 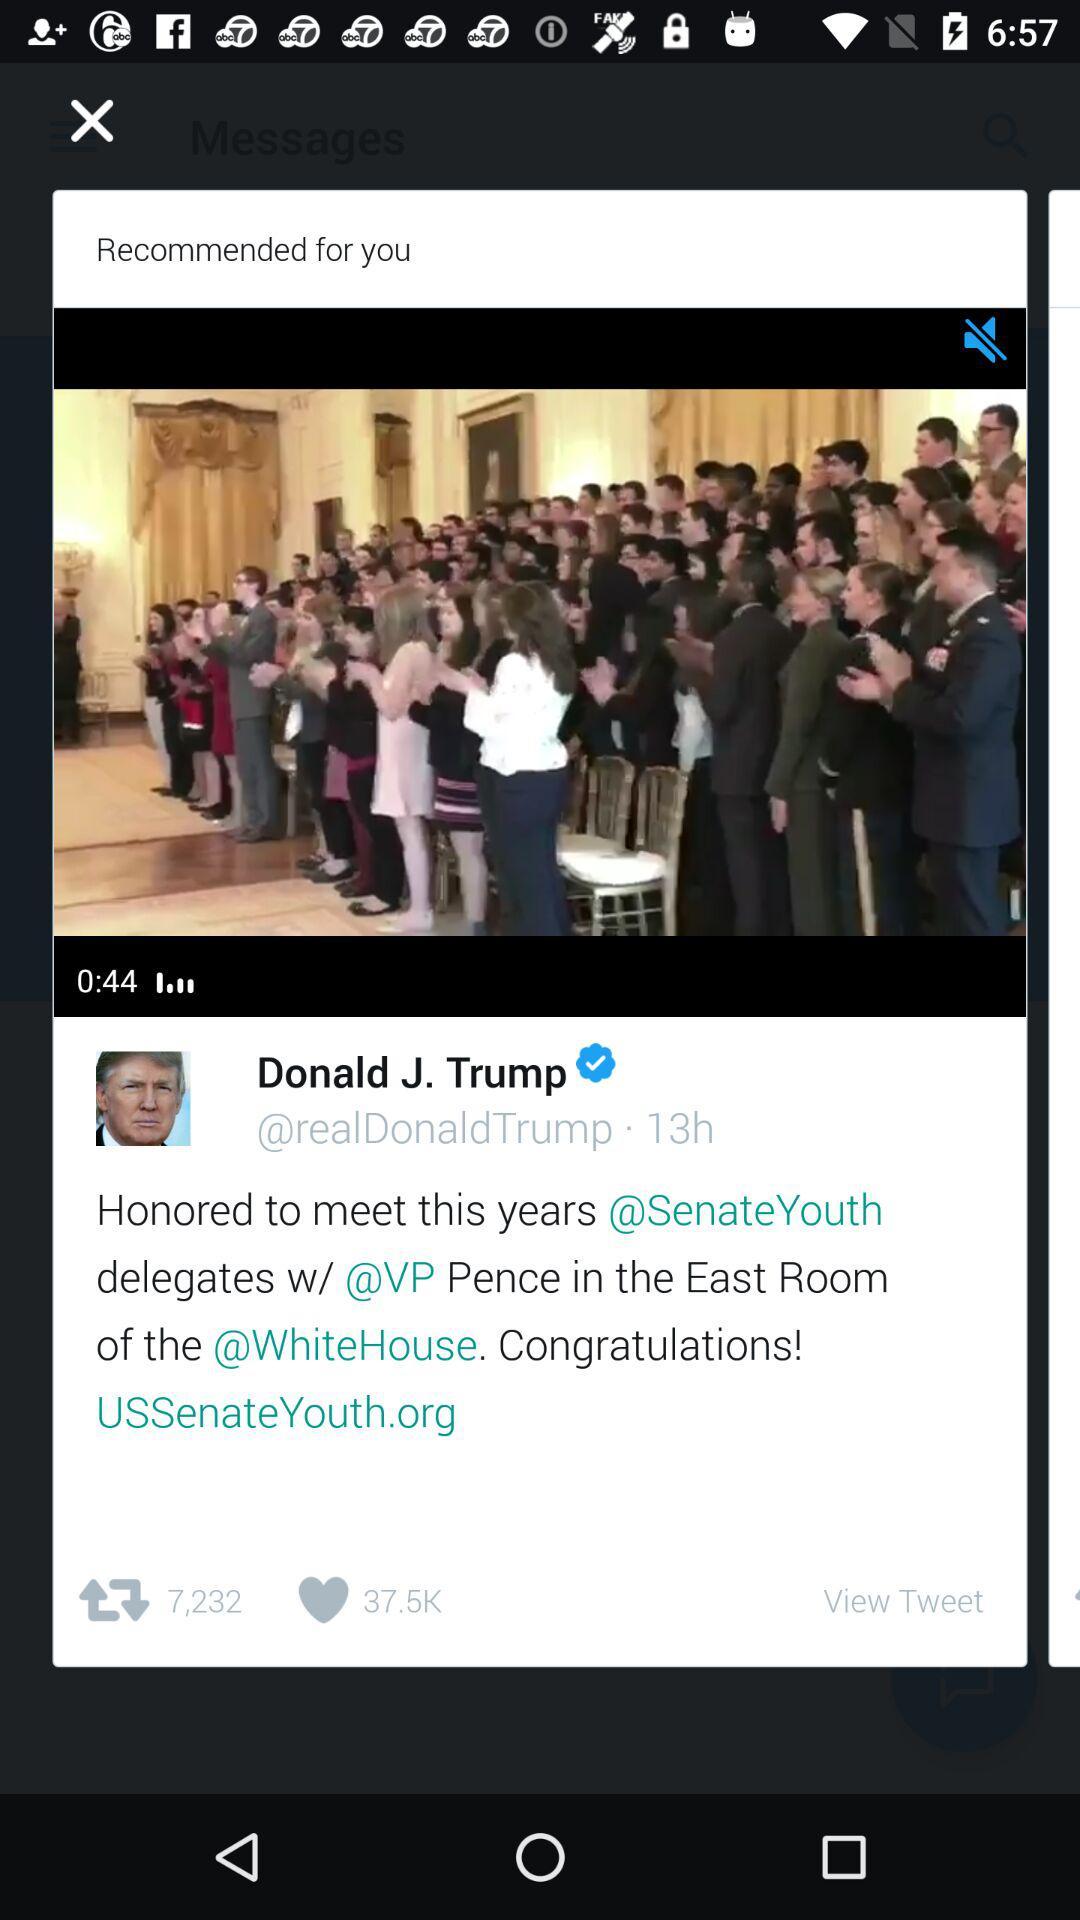 What do you see at coordinates (157, 1600) in the screenshot?
I see `7,232` at bounding box center [157, 1600].